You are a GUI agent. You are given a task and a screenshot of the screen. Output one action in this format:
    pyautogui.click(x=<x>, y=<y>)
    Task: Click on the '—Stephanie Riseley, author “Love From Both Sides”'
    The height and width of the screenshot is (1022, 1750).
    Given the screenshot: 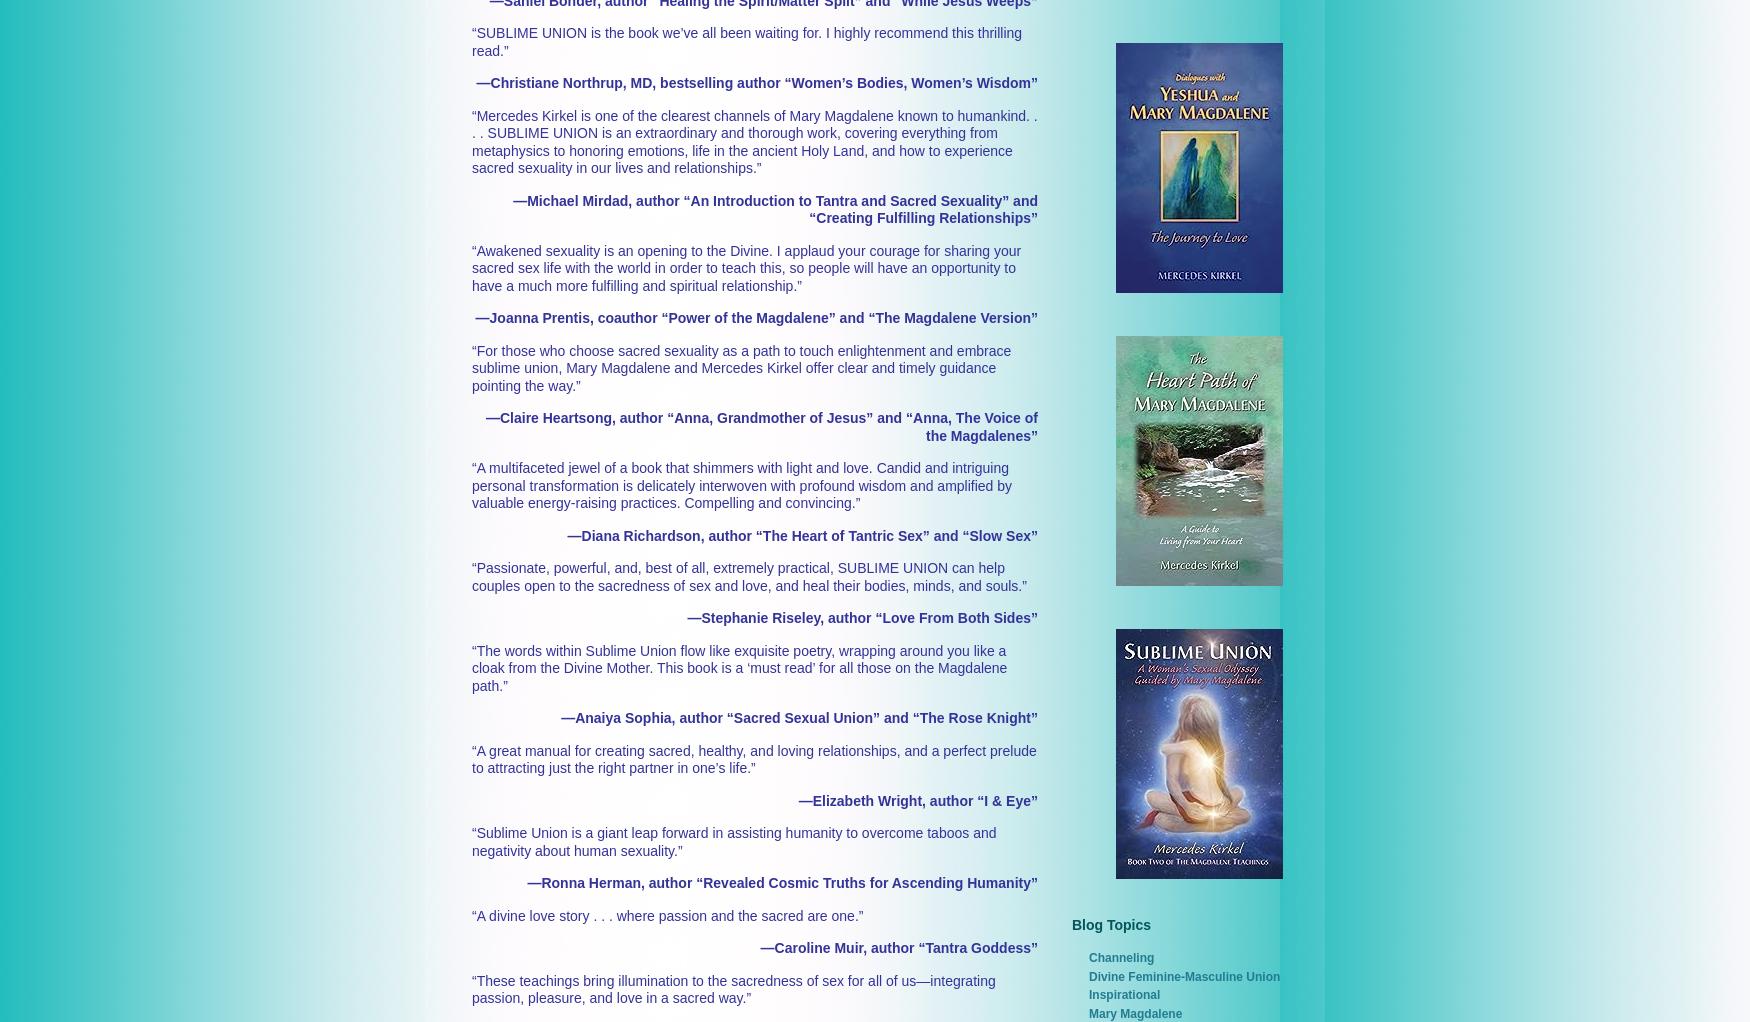 What is the action you would take?
    pyautogui.click(x=862, y=617)
    